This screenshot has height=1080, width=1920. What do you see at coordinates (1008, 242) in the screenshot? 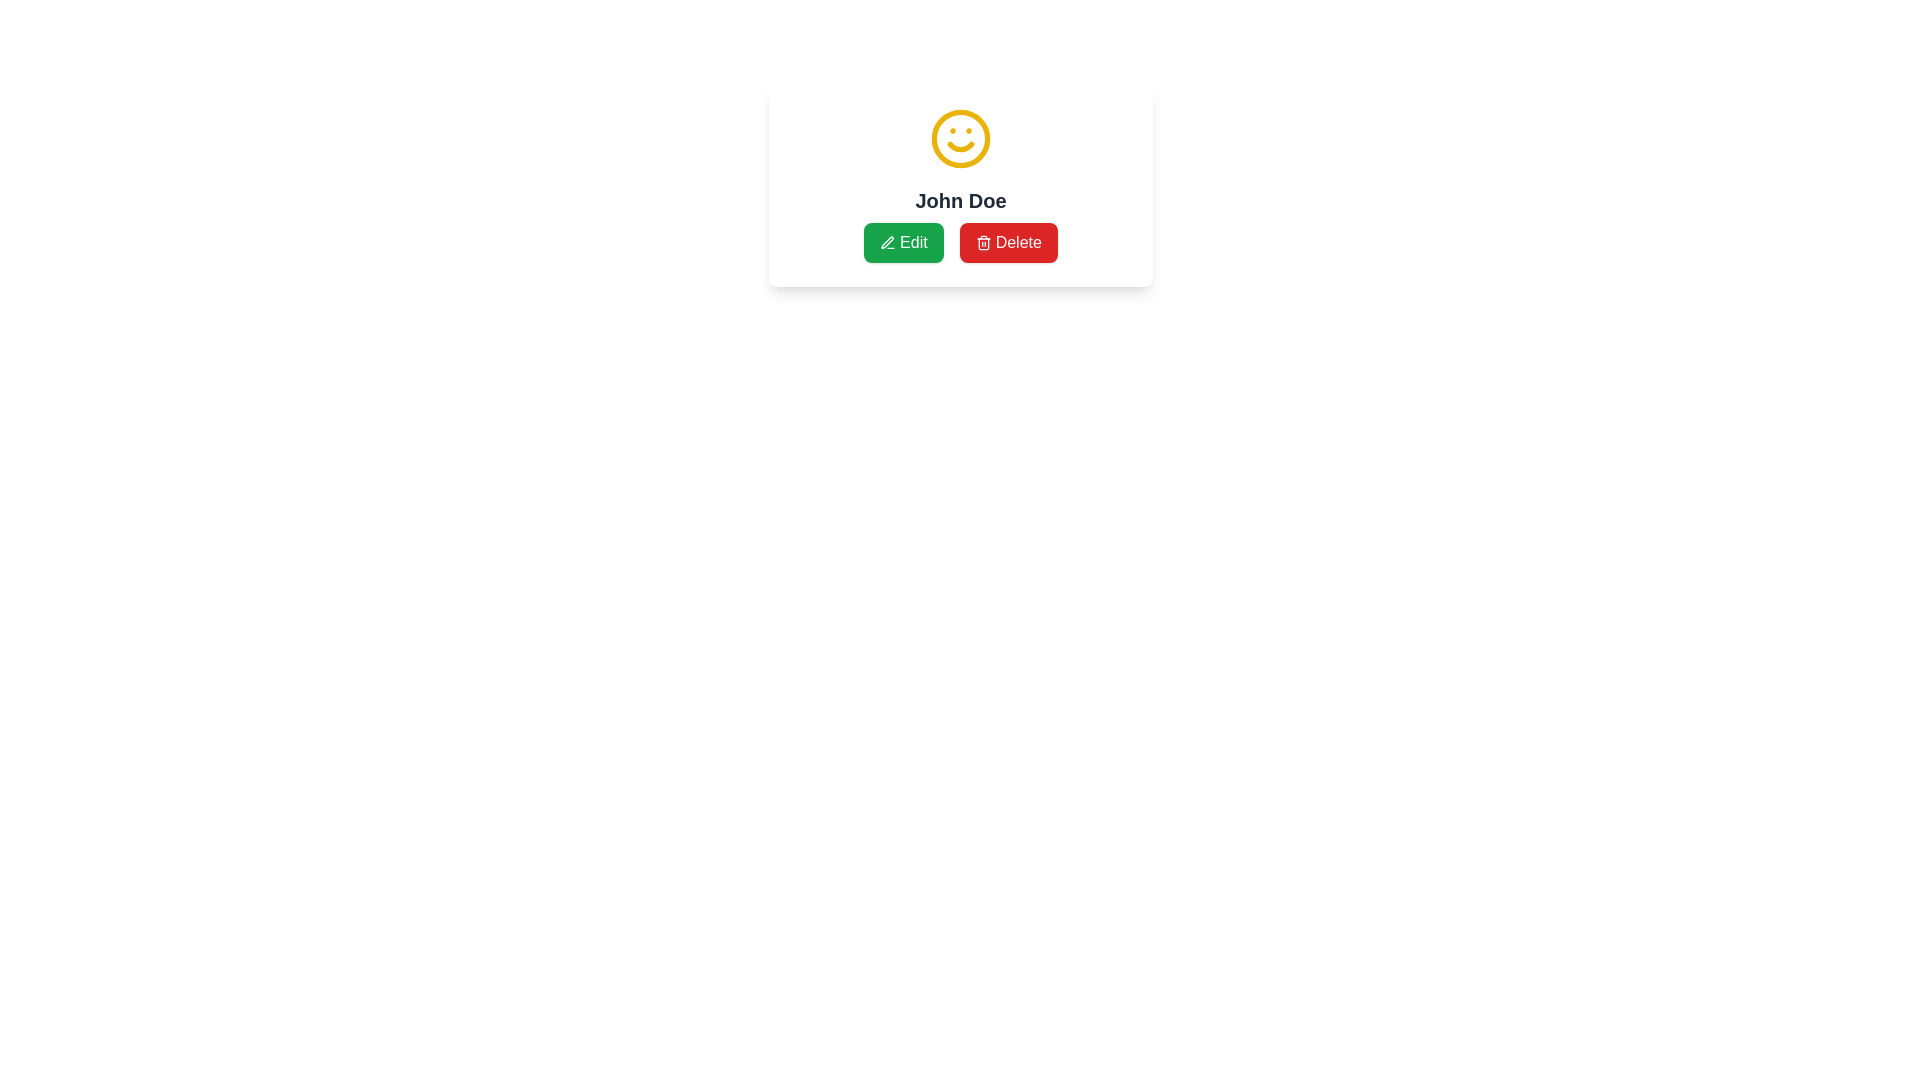
I see `the delete button located at the bottom of the centered card layout` at bounding box center [1008, 242].